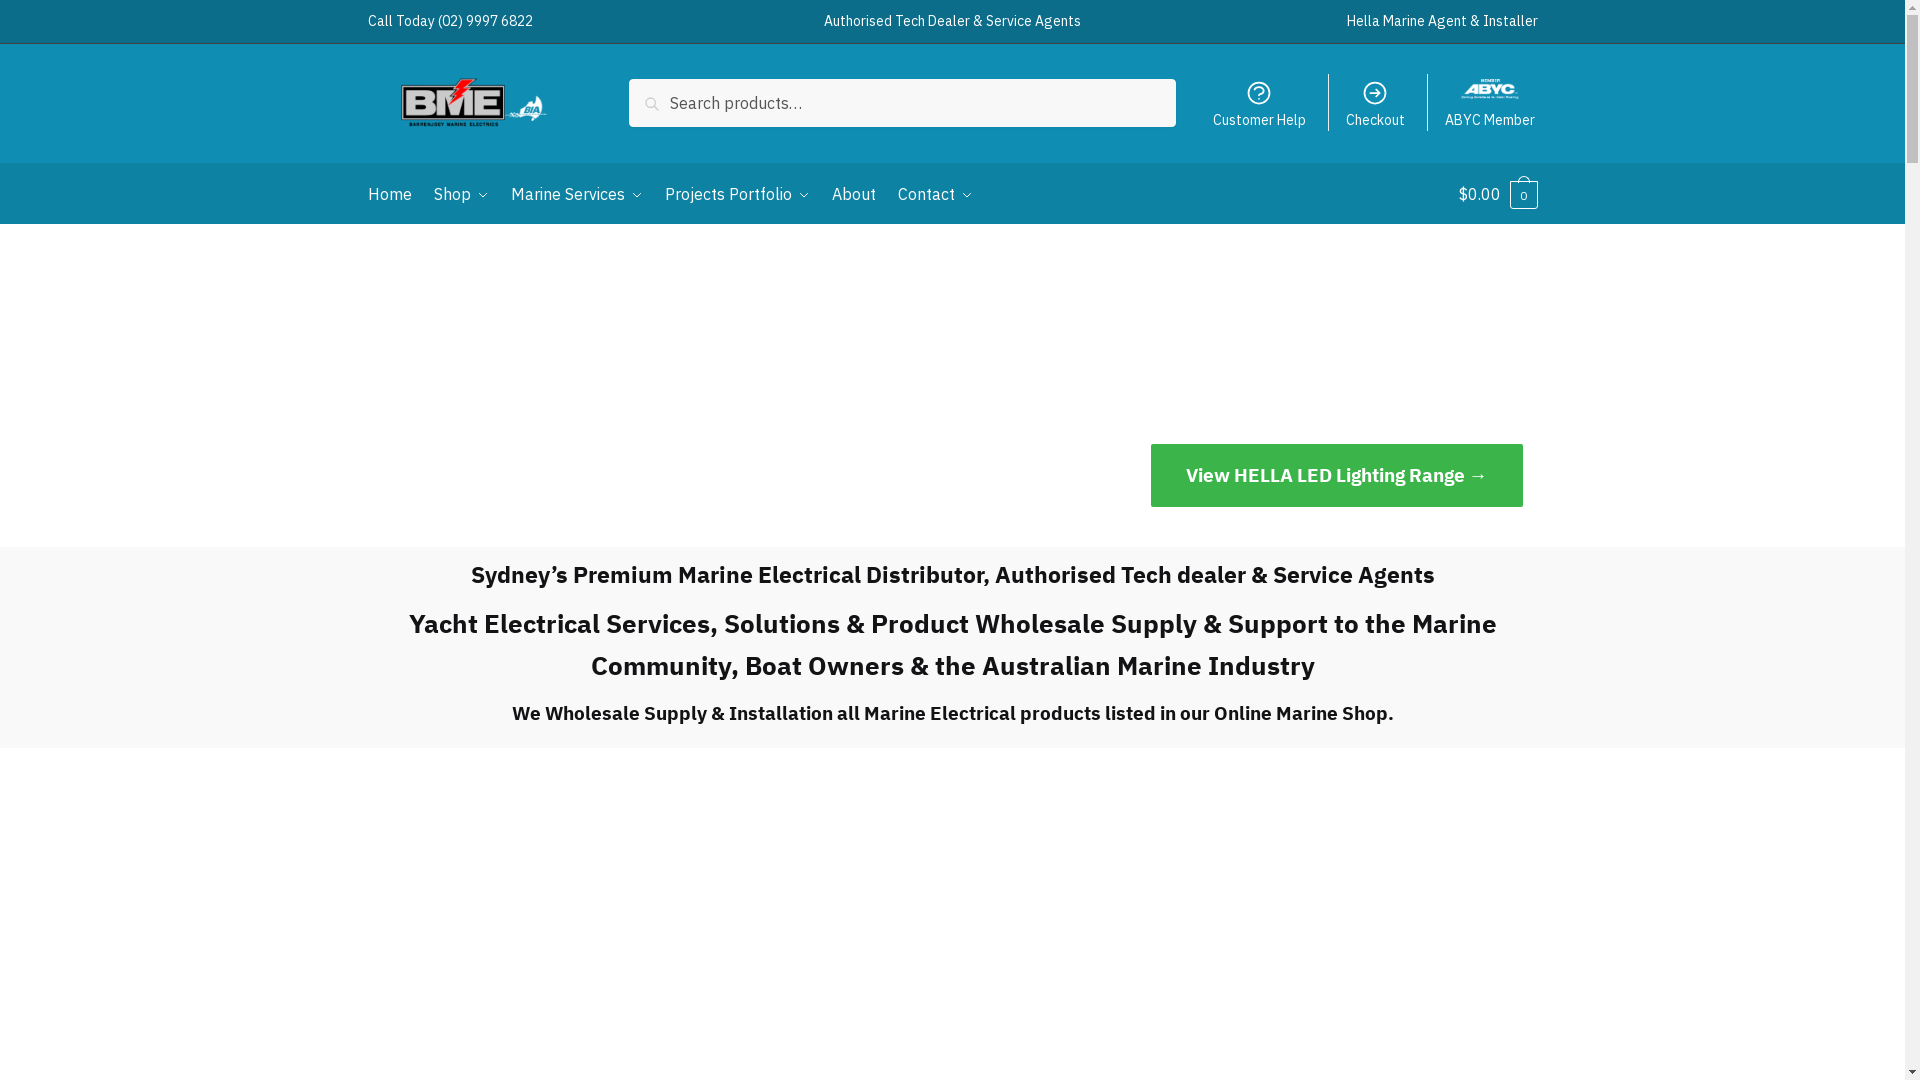  I want to click on 'Hella Marine Agent & Installer', so click(1345, 21).